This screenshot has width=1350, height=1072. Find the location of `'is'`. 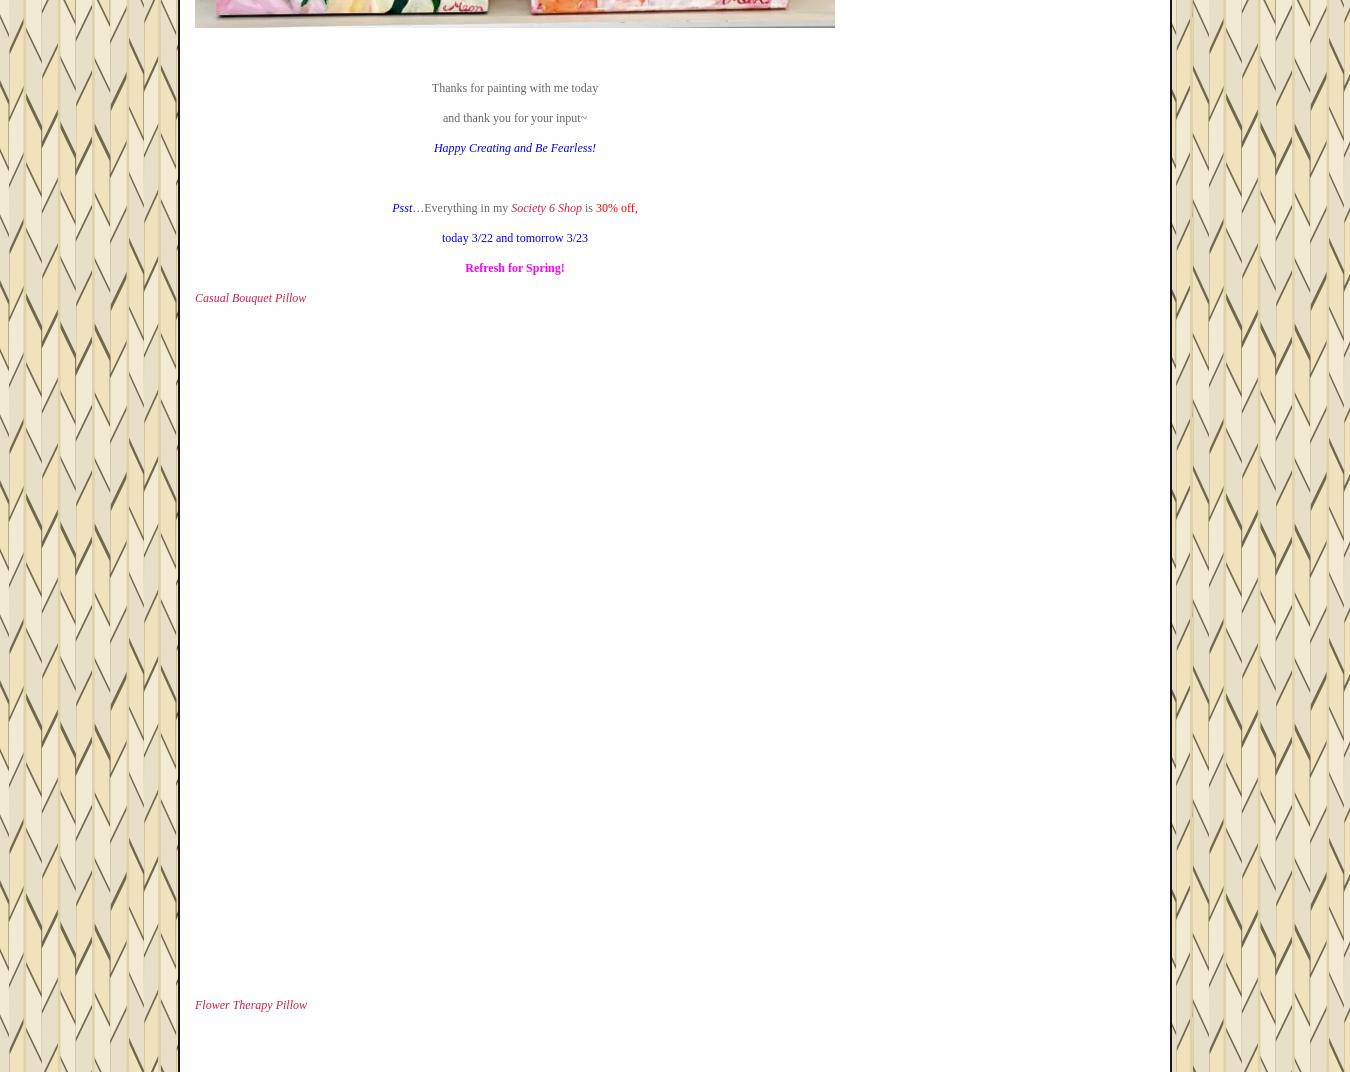

'is' is located at coordinates (588, 207).